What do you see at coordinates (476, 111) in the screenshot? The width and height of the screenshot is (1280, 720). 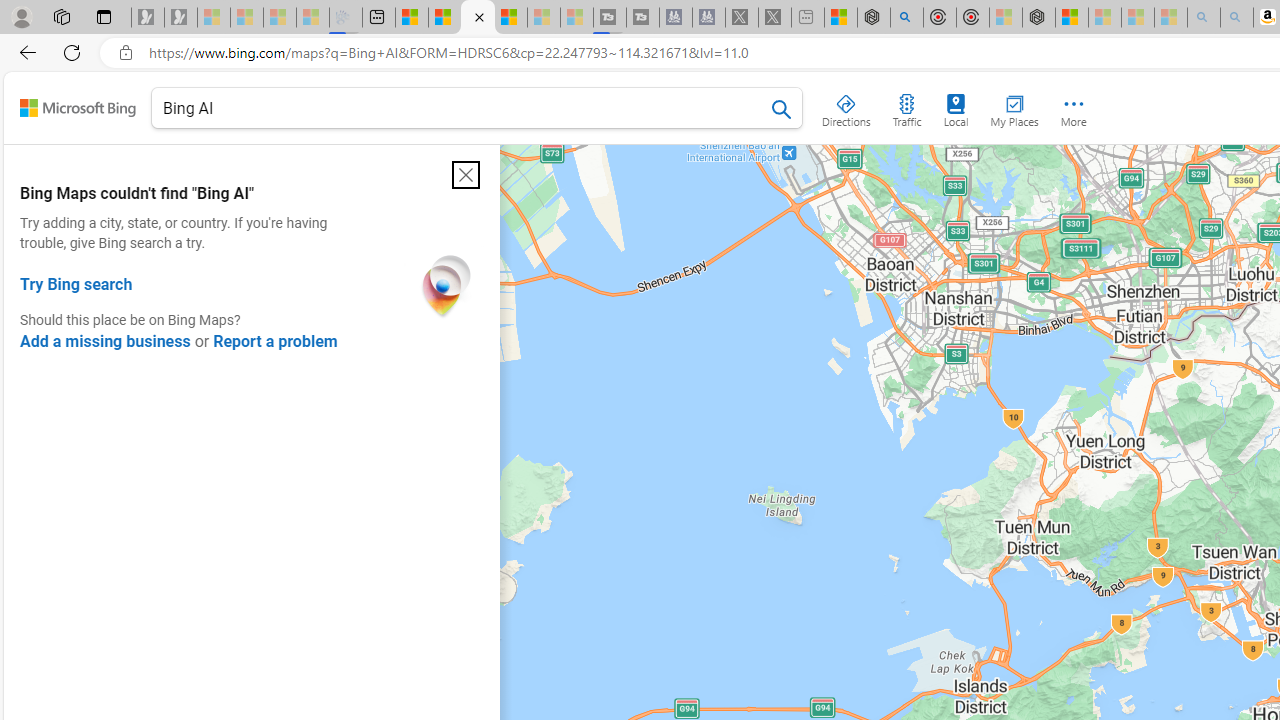 I see `'Bing AI'` at bounding box center [476, 111].